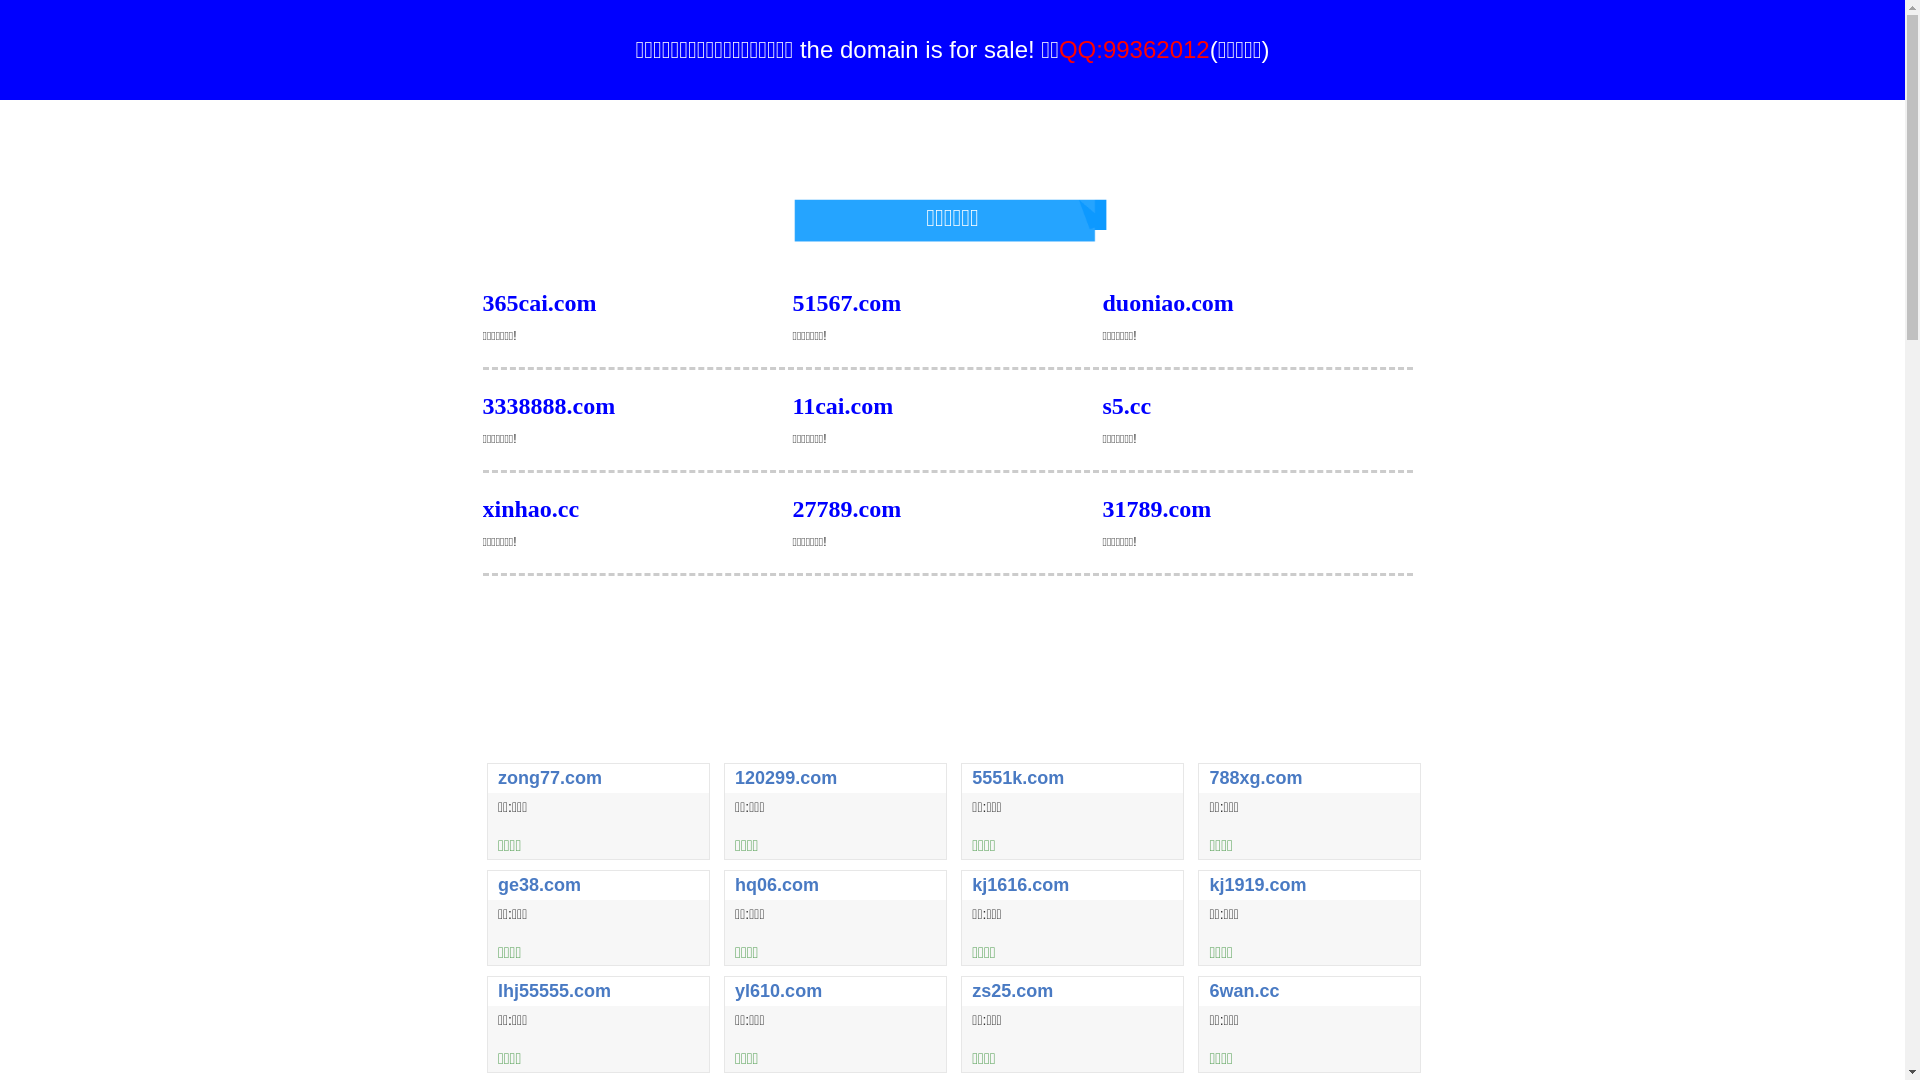  Describe the element at coordinates (950, 626) in the screenshot. I see `'Advertisement'` at that location.